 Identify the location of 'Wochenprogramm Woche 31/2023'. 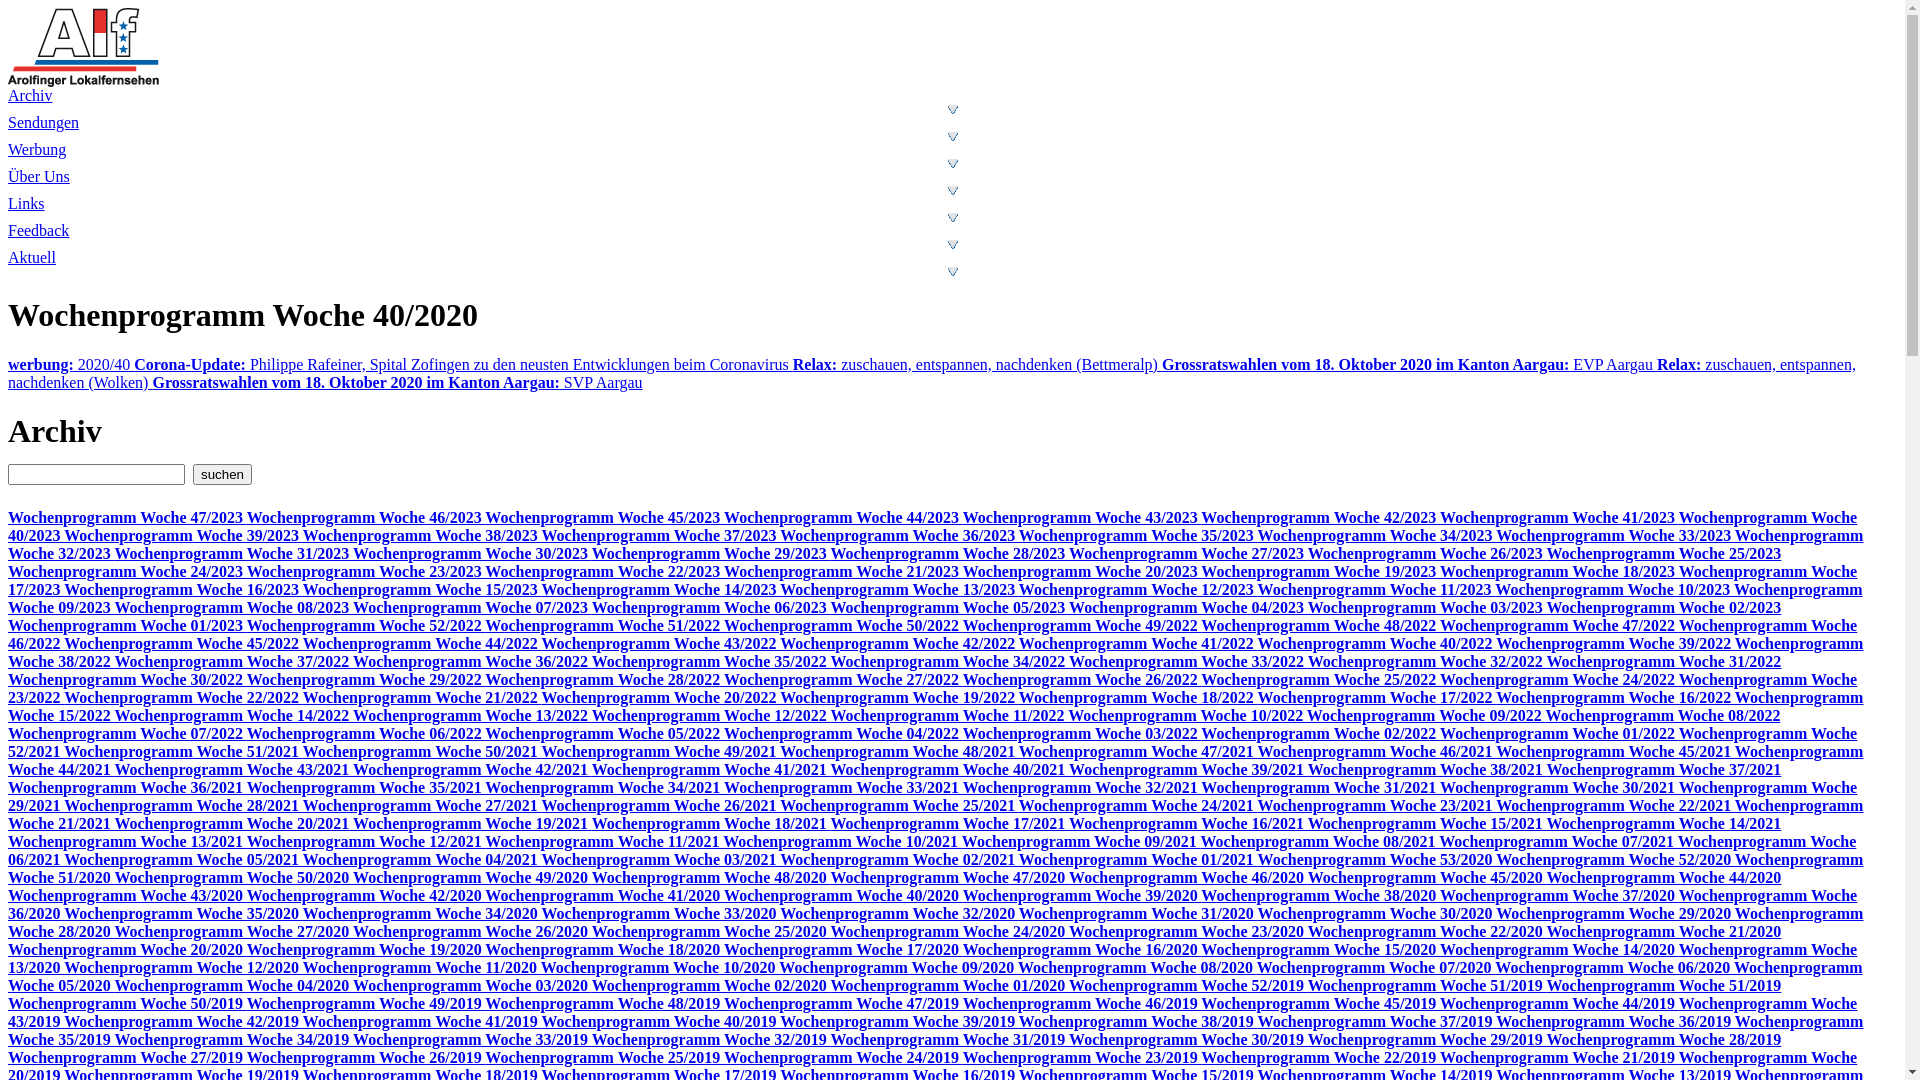
(233, 553).